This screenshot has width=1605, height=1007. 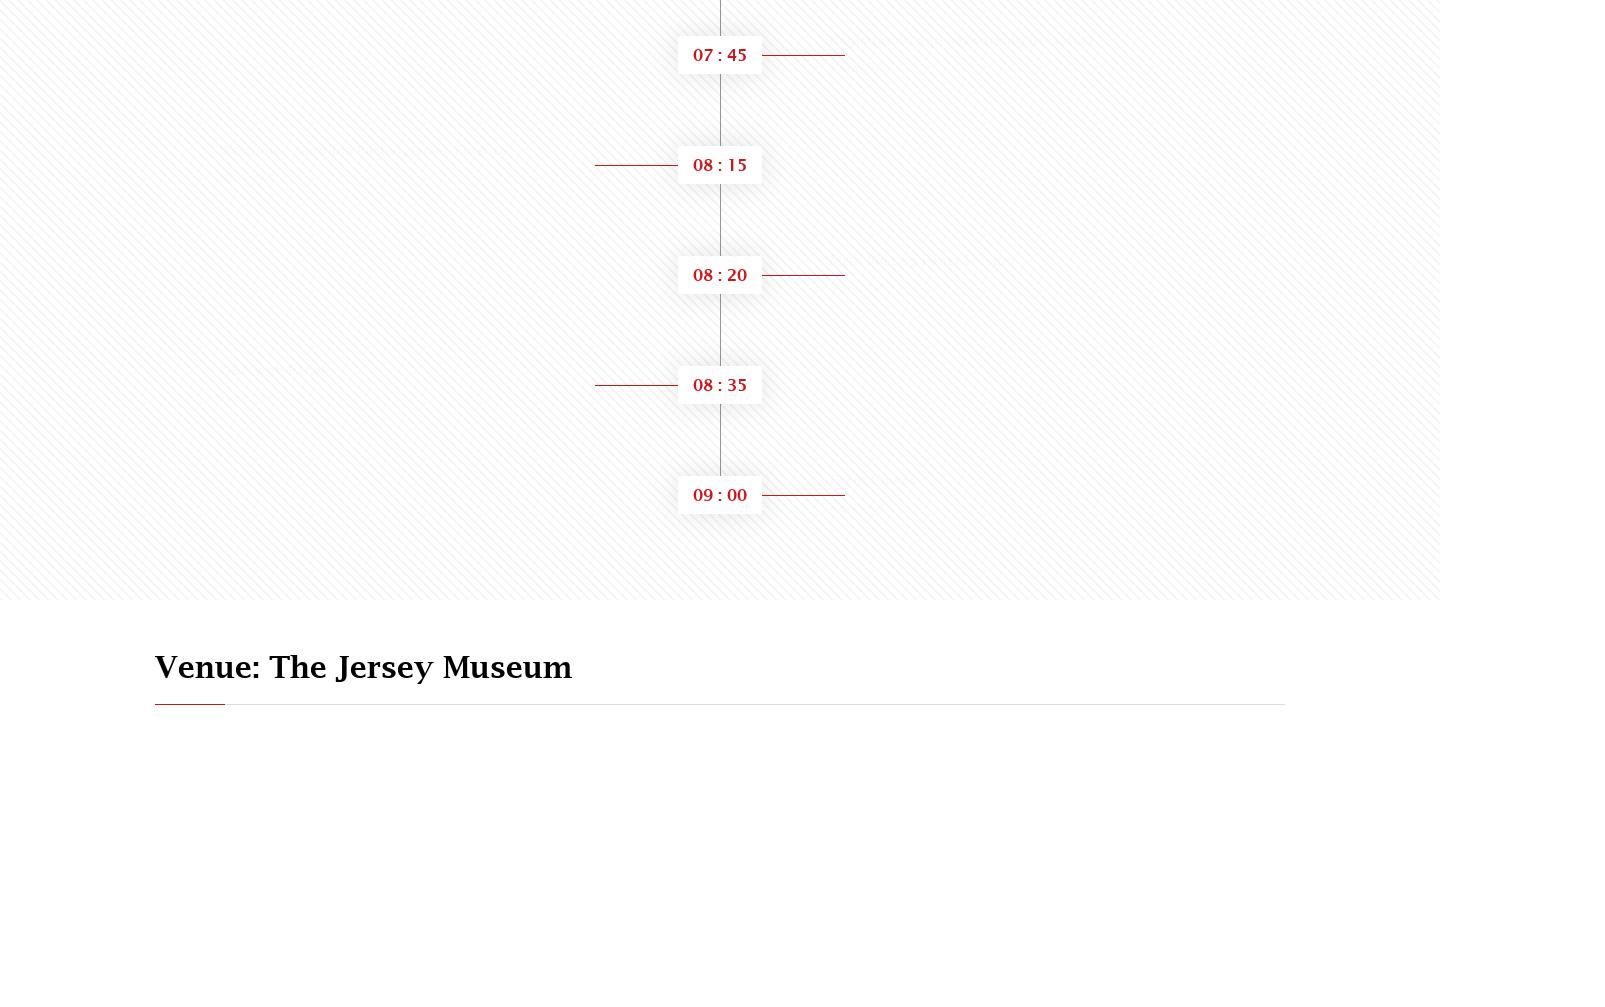 I want to click on '08 : 15', so click(x=693, y=164).